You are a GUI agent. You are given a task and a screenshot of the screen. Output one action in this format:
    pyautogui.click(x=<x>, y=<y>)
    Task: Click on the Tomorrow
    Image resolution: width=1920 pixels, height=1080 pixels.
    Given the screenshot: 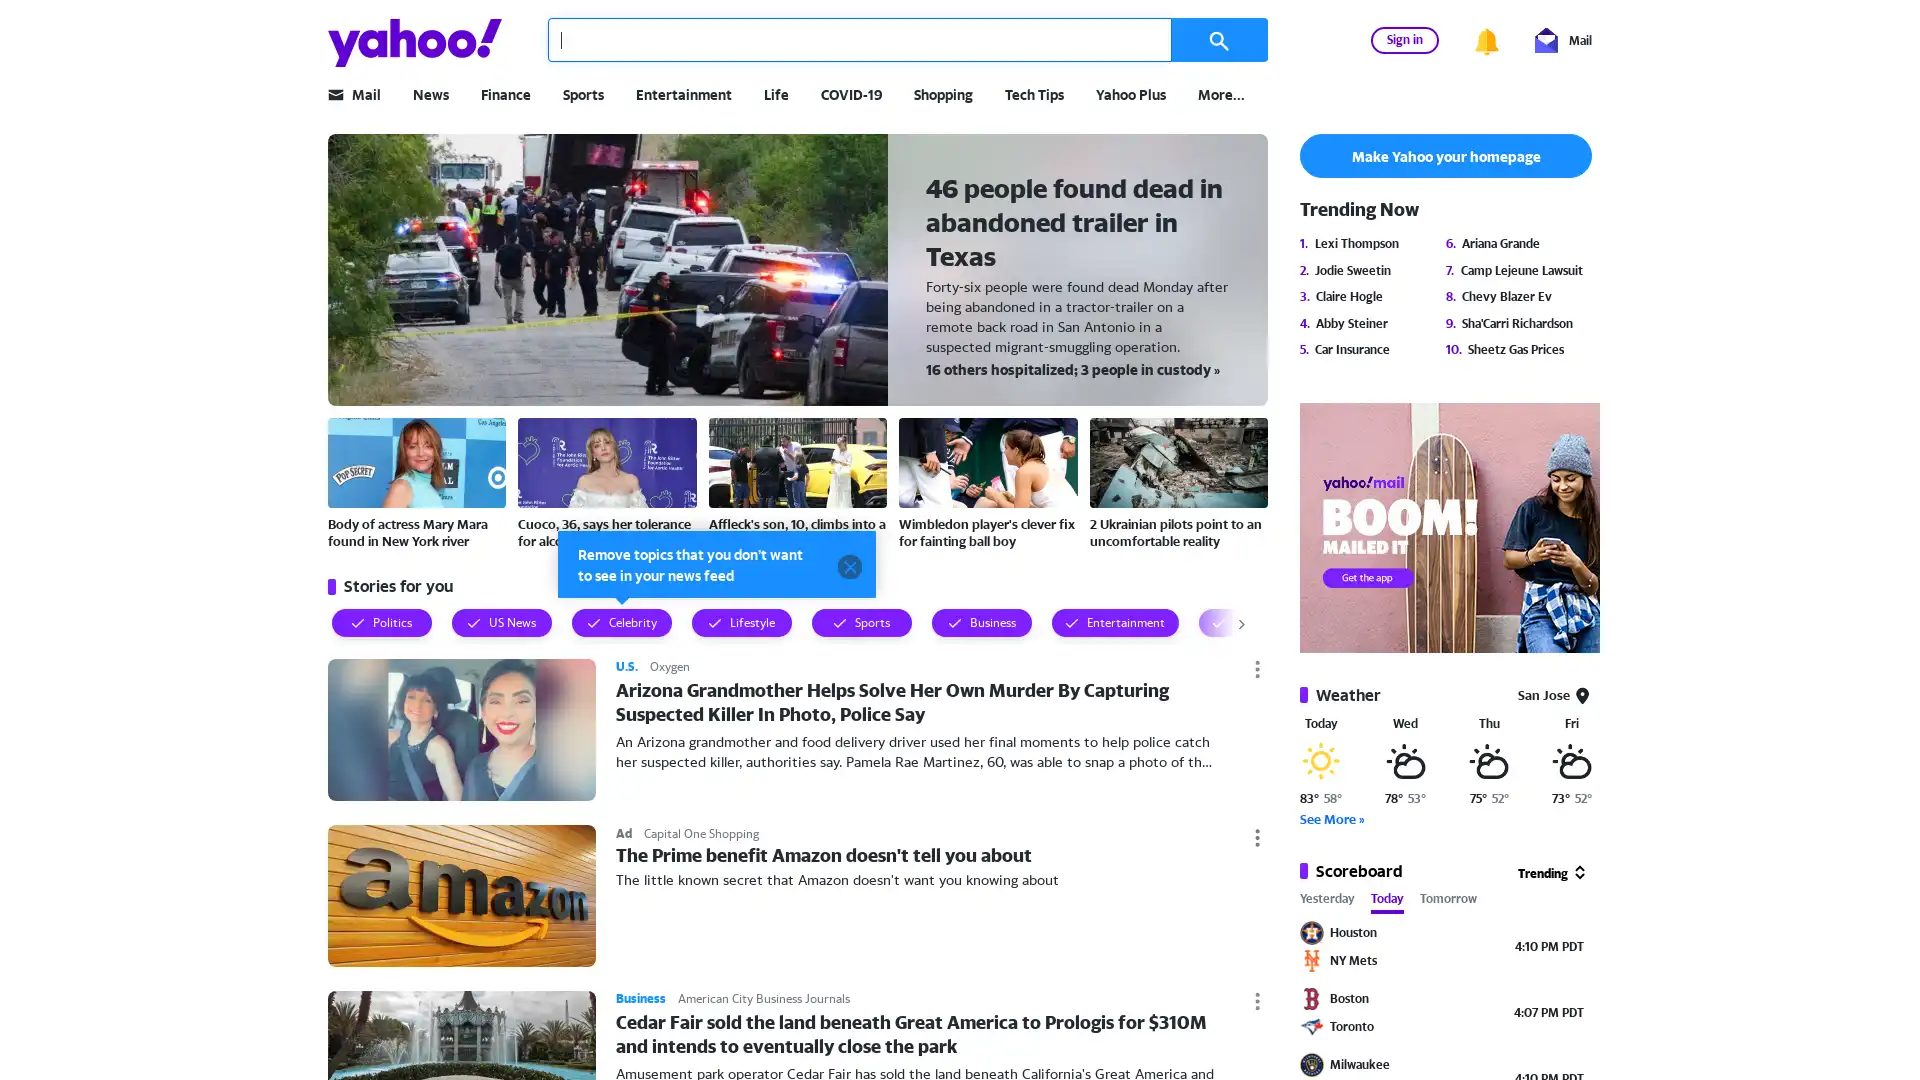 What is the action you would take?
    pyautogui.click(x=1448, y=901)
    